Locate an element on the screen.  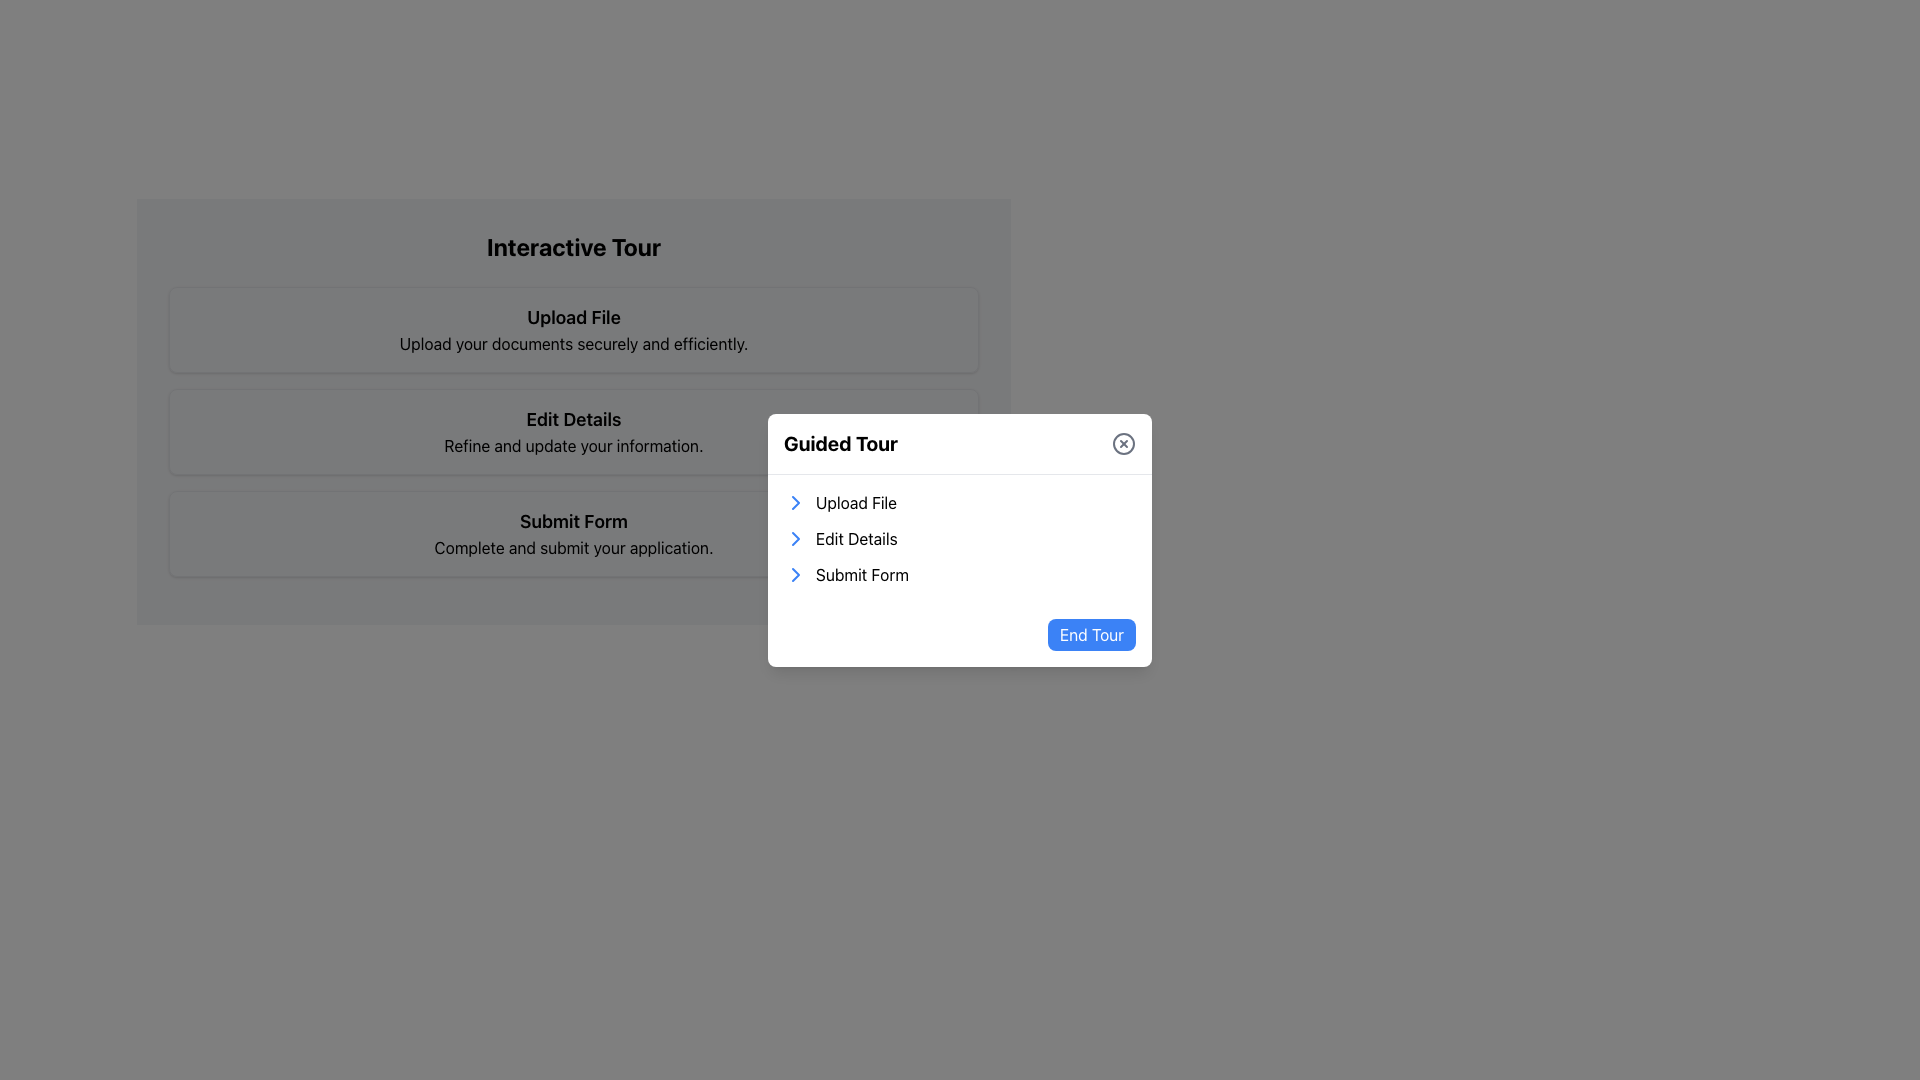
static content providing information about editing details located under the header 'Interactive Tour', positioned between 'Upload File' and 'Submit Form' is located at coordinates (573, 431).